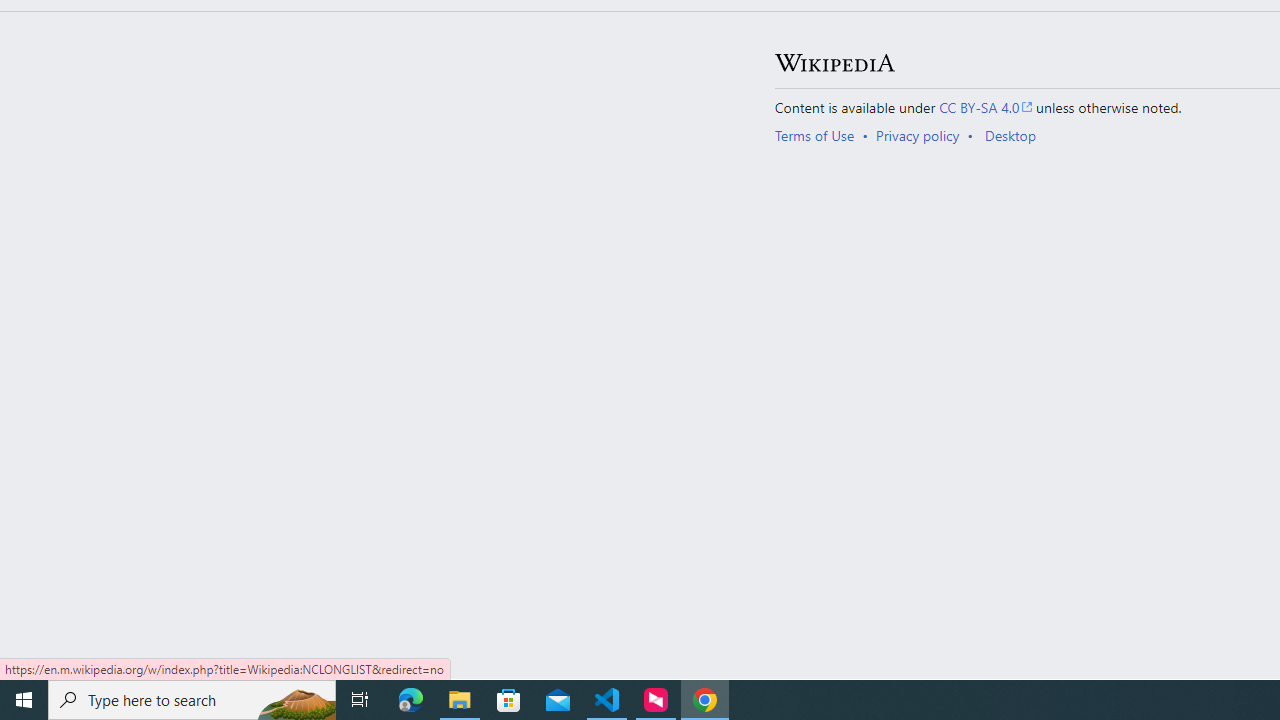 The height and width of the screenshot is (720, 1280). What do you see at coordinates (821, 135) in the screenshot?
I see `'AutomationID: footer-places-terms-use'` at bounding box center [821, 135].